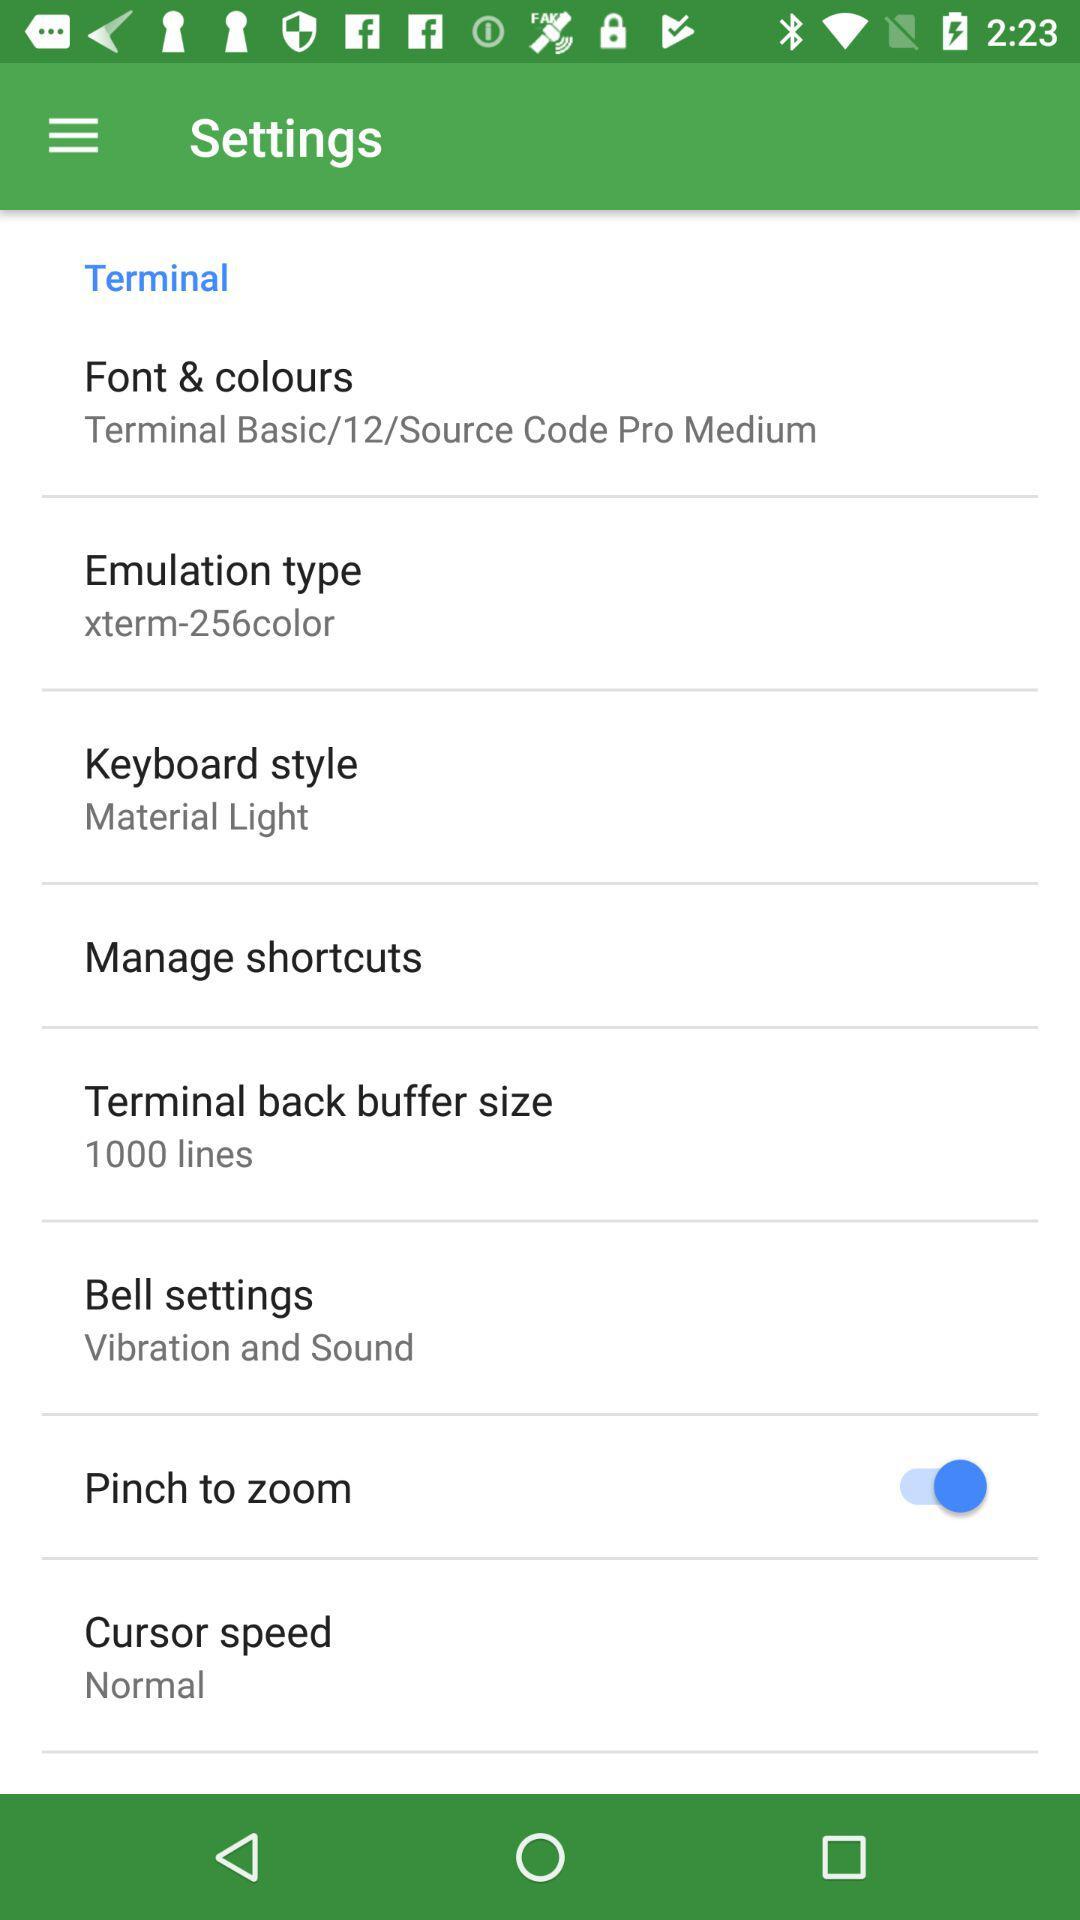  What do you see at coordinates (221, 761) in the screenshot?
I see `the keyboard style item` at bounding box center [221, 761].